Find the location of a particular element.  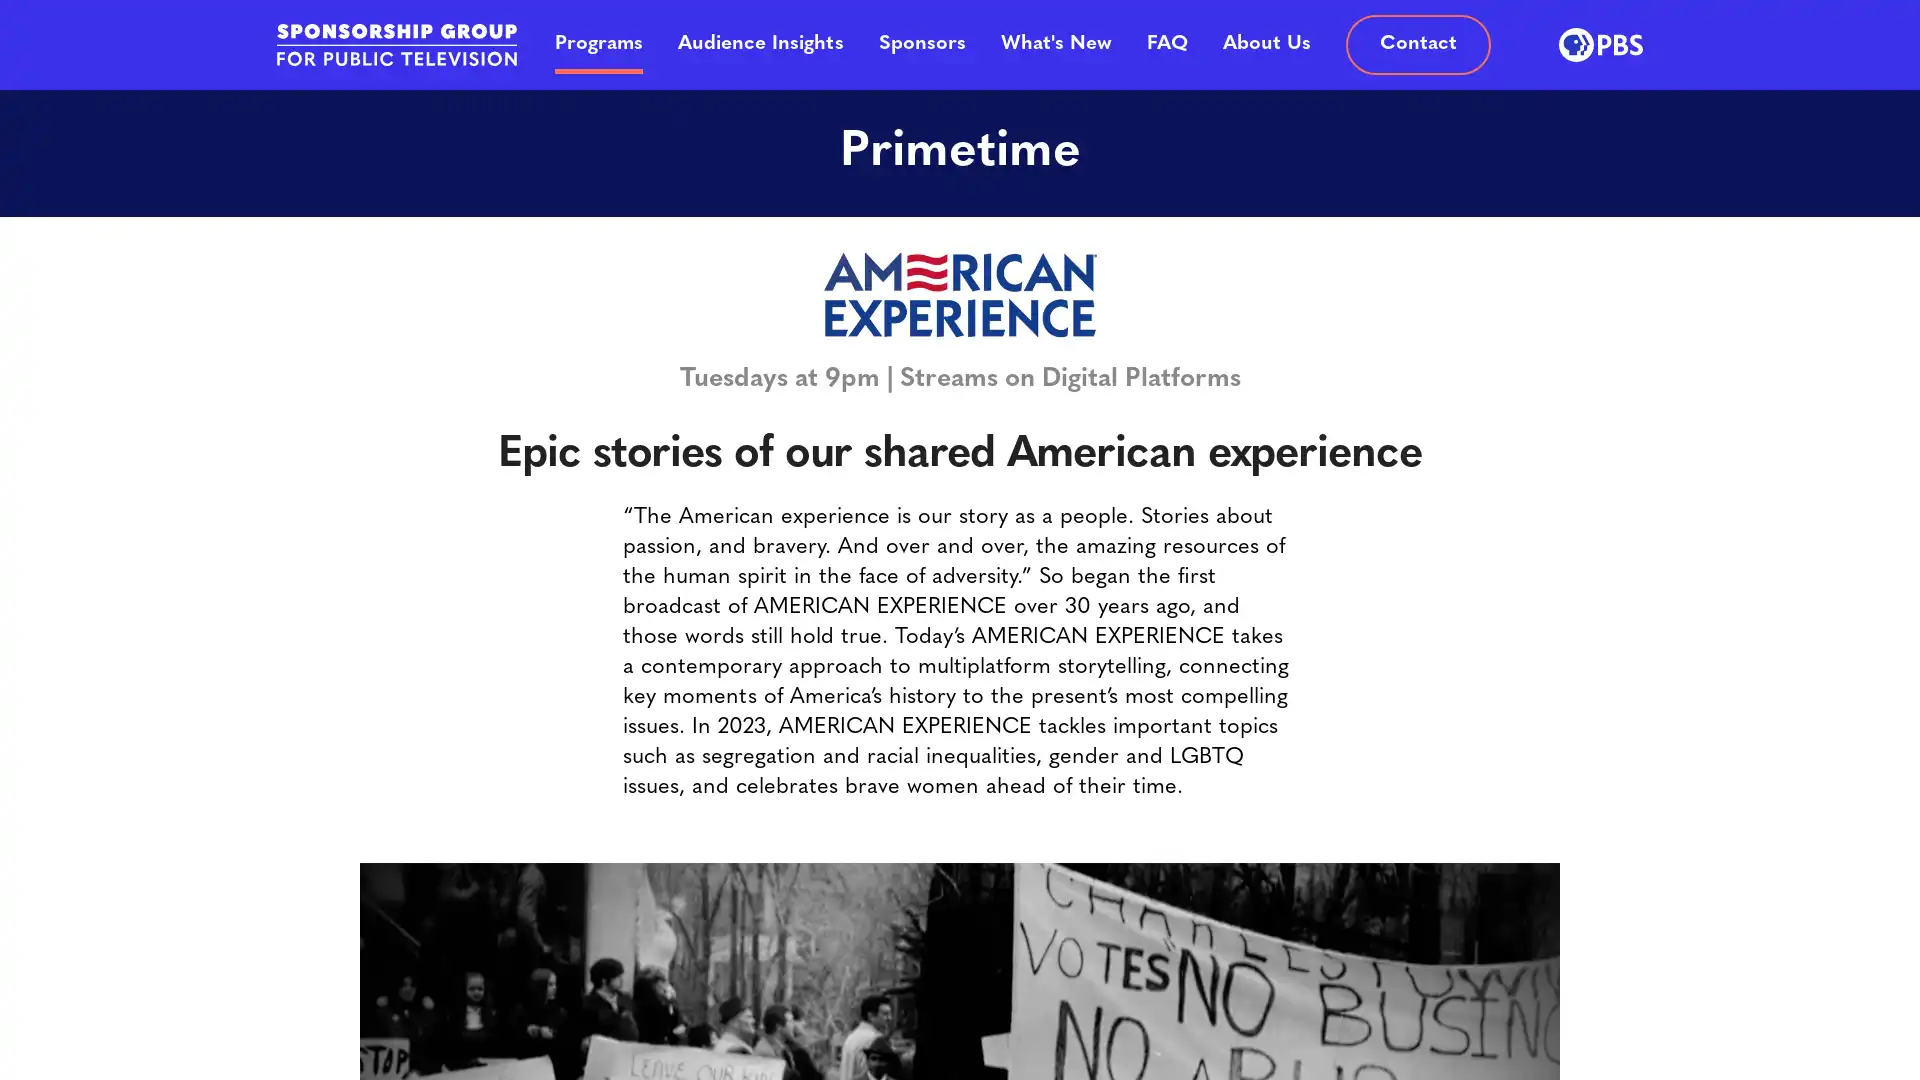

SUBMIT is located at coordinates (1051, 789).